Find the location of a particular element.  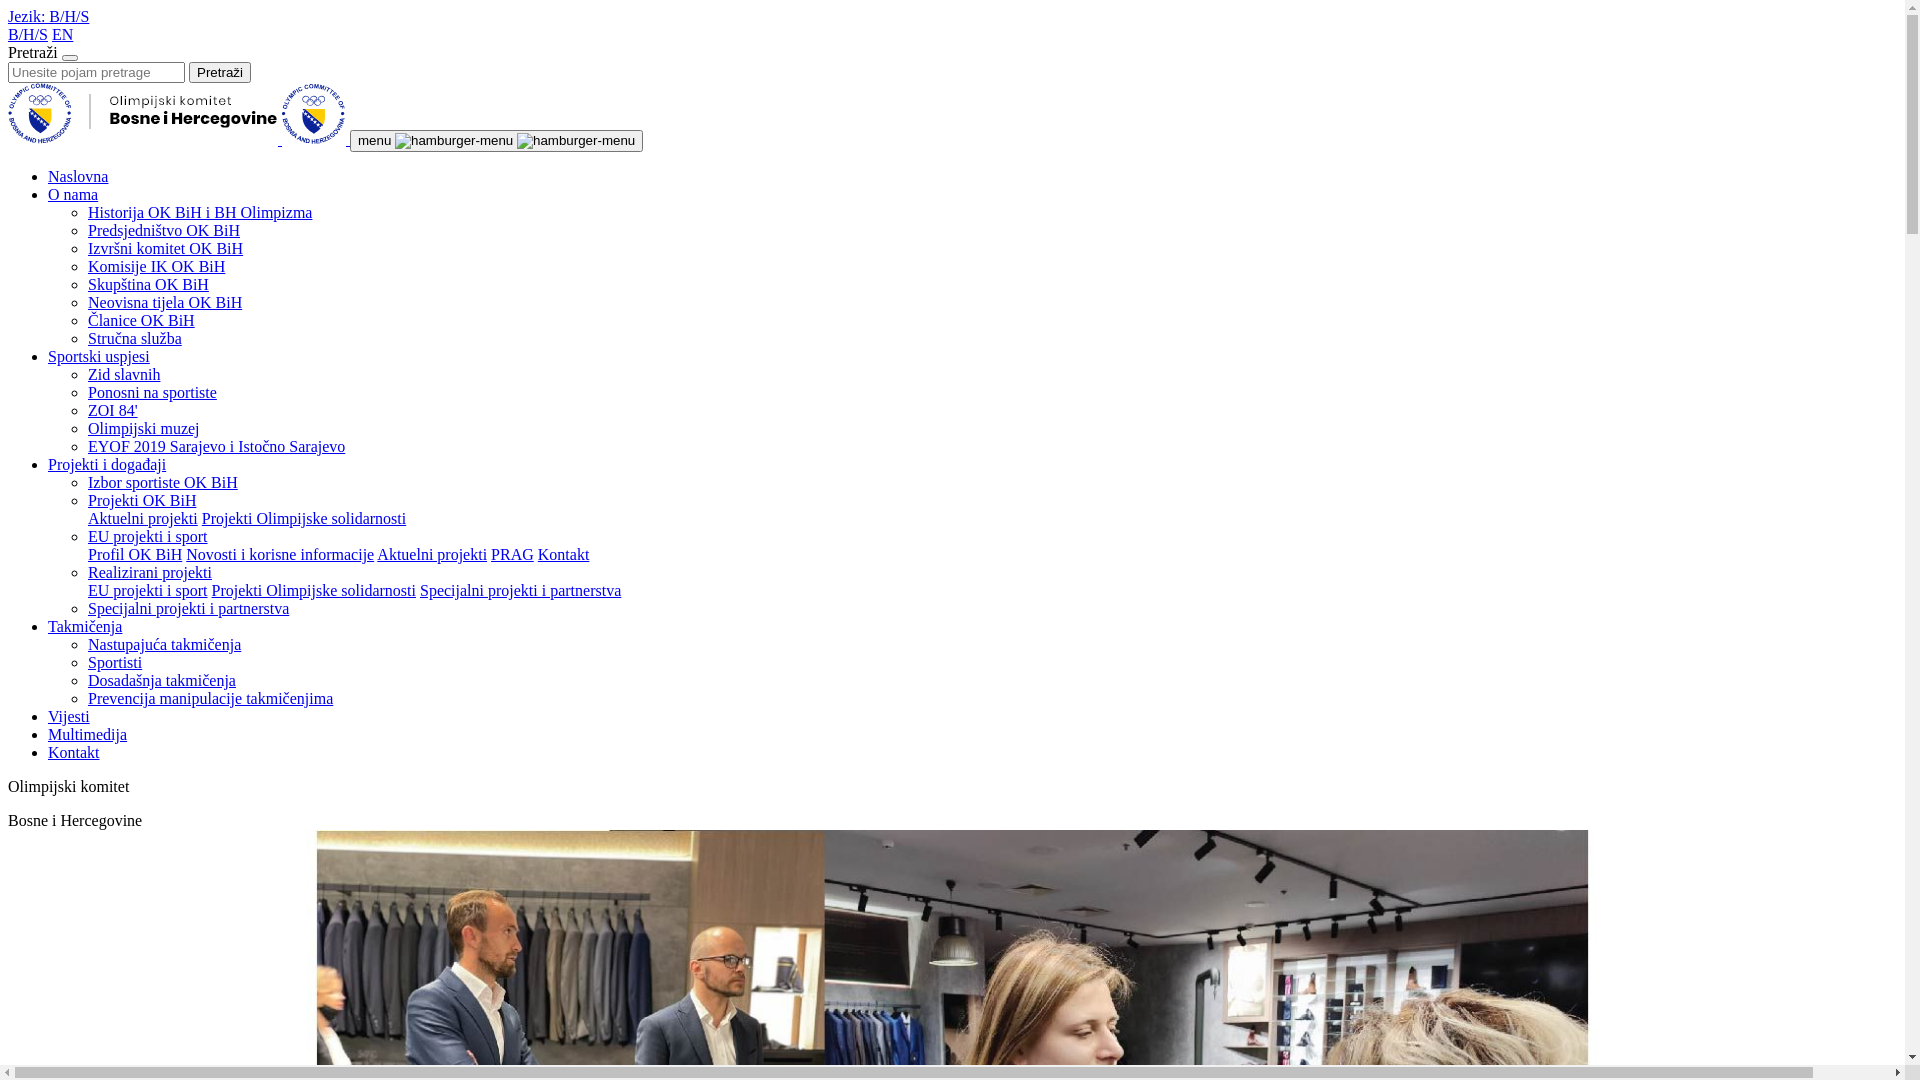

'Aktuelni projekti' is located at coordinates (142, 517).